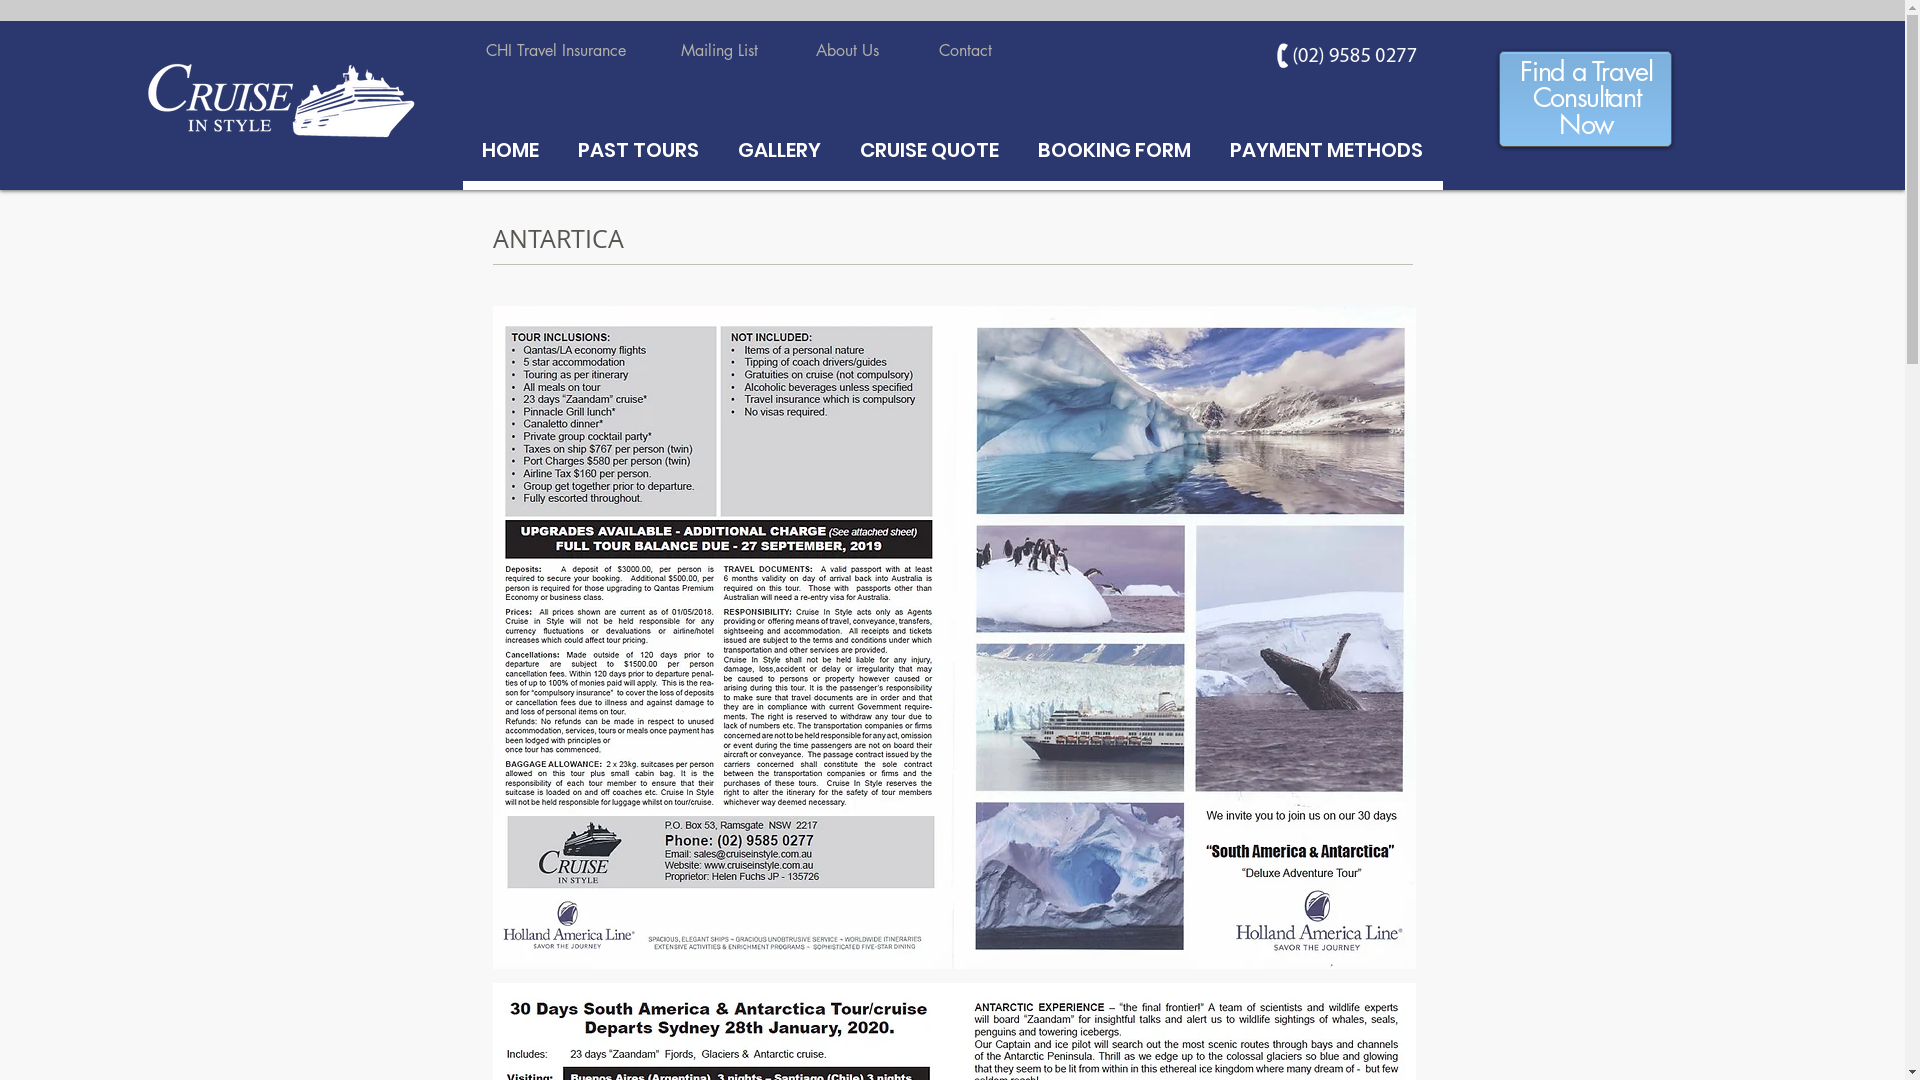 This screenshot has width=1920, height=1080. Describe the element at coordinates (556, 50) in the screenshot. I see `'CHI Travel Insurance'` at that location.